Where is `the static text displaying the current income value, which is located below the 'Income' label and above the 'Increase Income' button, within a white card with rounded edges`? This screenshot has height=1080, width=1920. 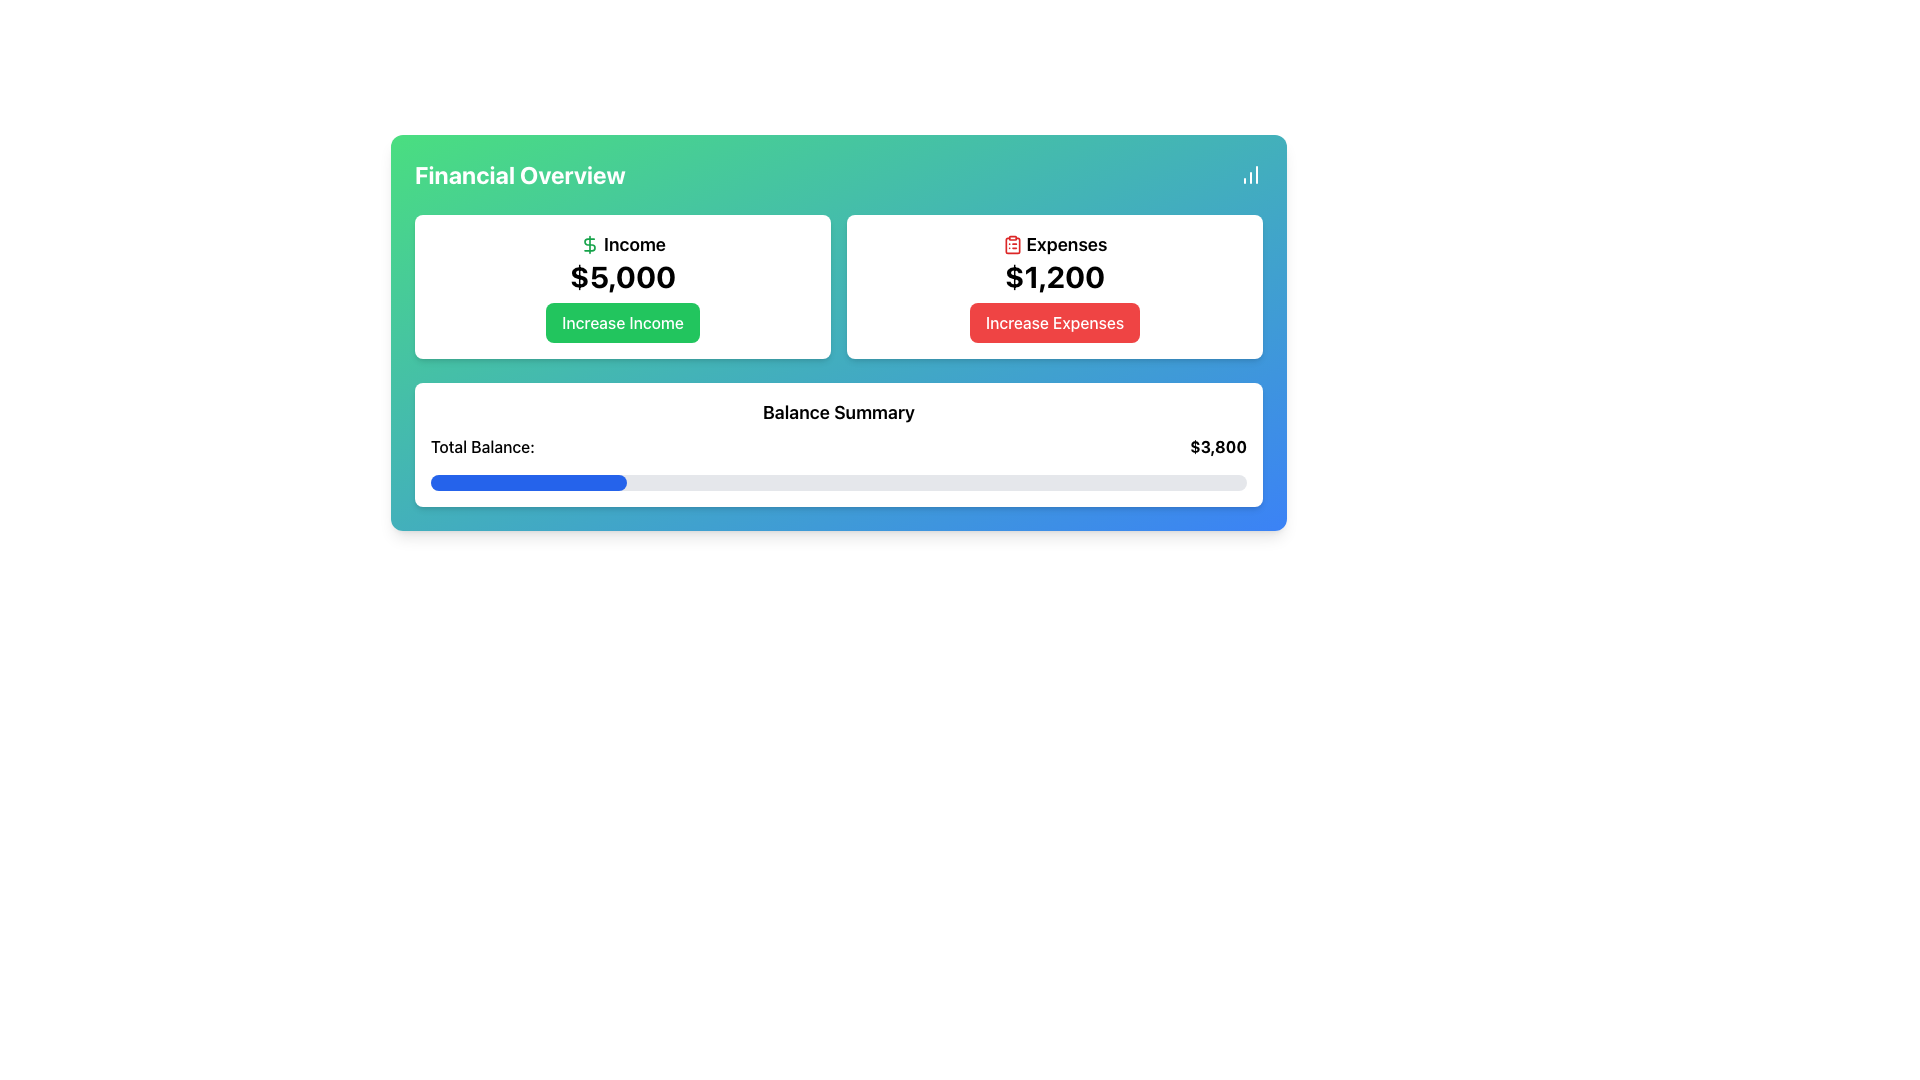 the static text displaying the current income value, which is located below the 'Income' label and above the 'Increase Income' button, within a white card with rounded edges is located at coordinates (622, 277).